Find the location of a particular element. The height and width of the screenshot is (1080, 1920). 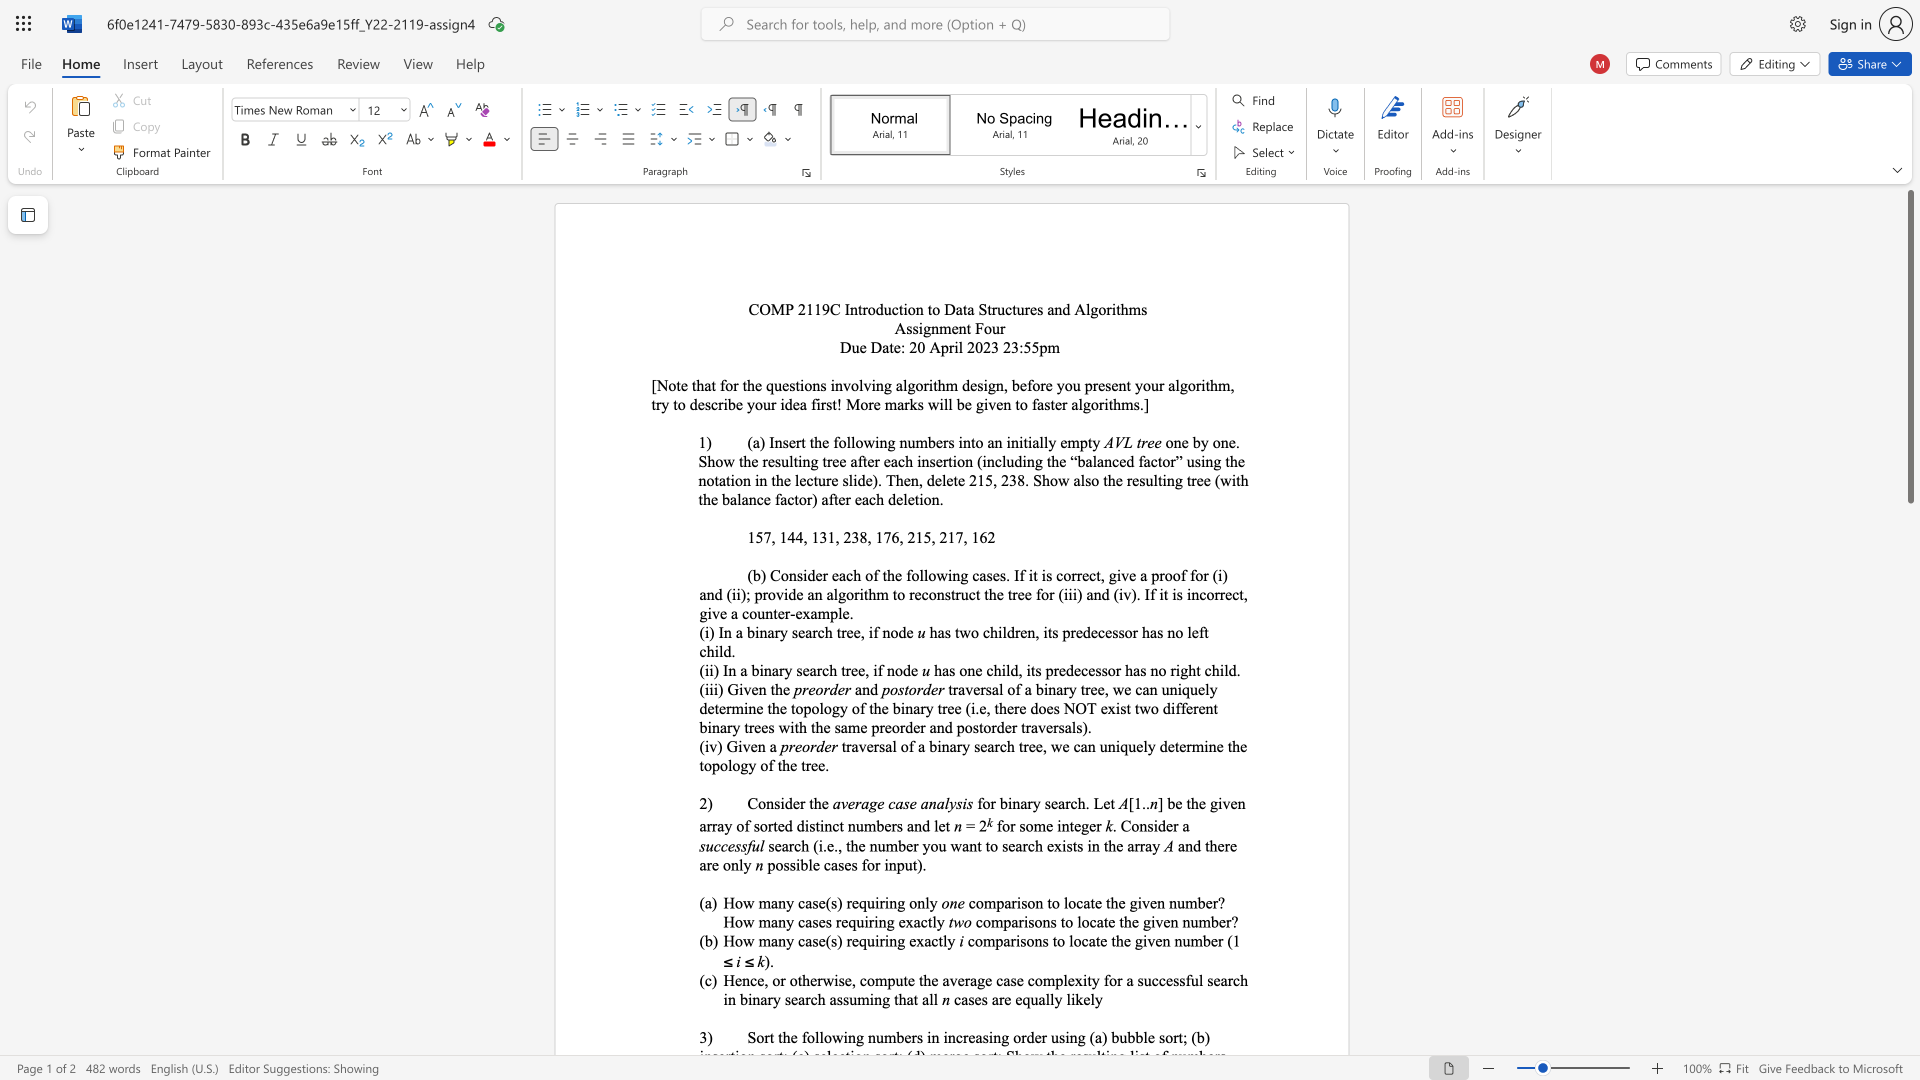

the 2th character "3" in the text is located at coordinates (855, 536).